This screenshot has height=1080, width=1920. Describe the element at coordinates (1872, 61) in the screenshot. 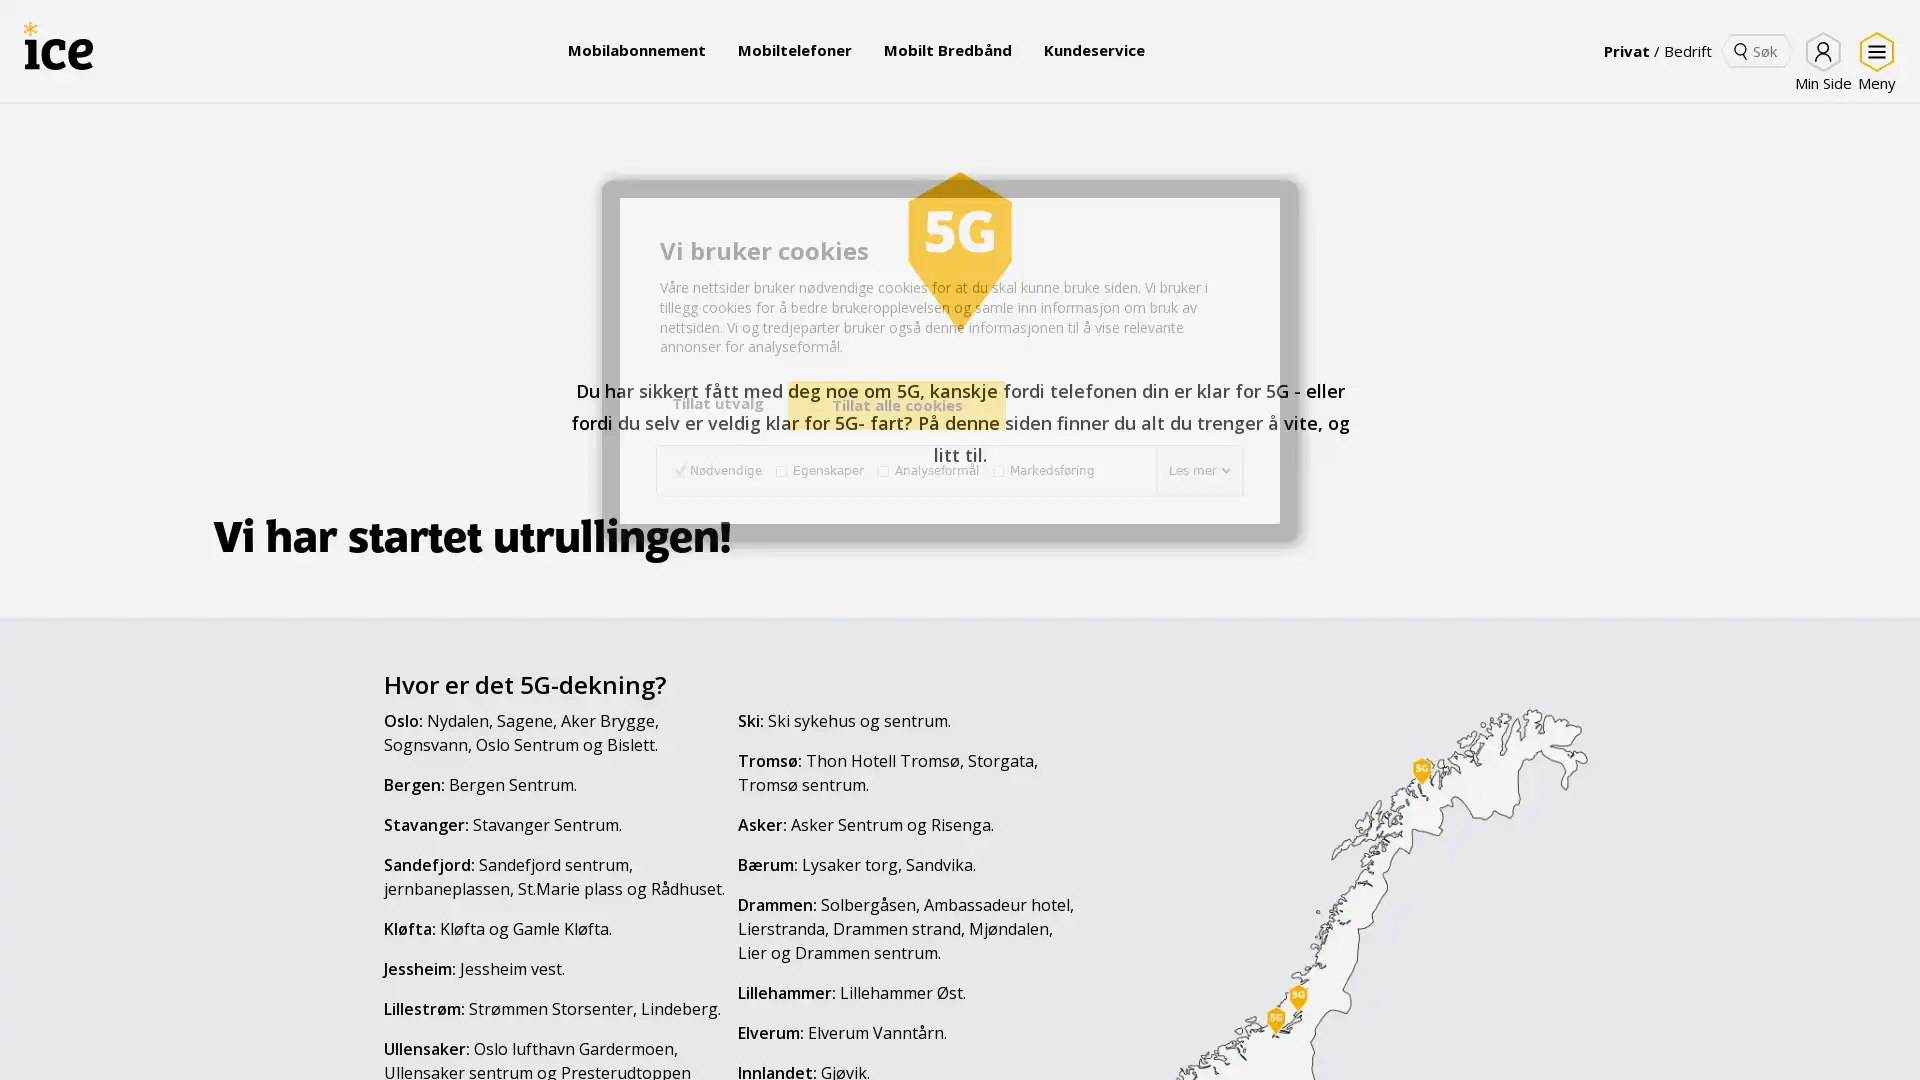

I see `Meny` at that location.